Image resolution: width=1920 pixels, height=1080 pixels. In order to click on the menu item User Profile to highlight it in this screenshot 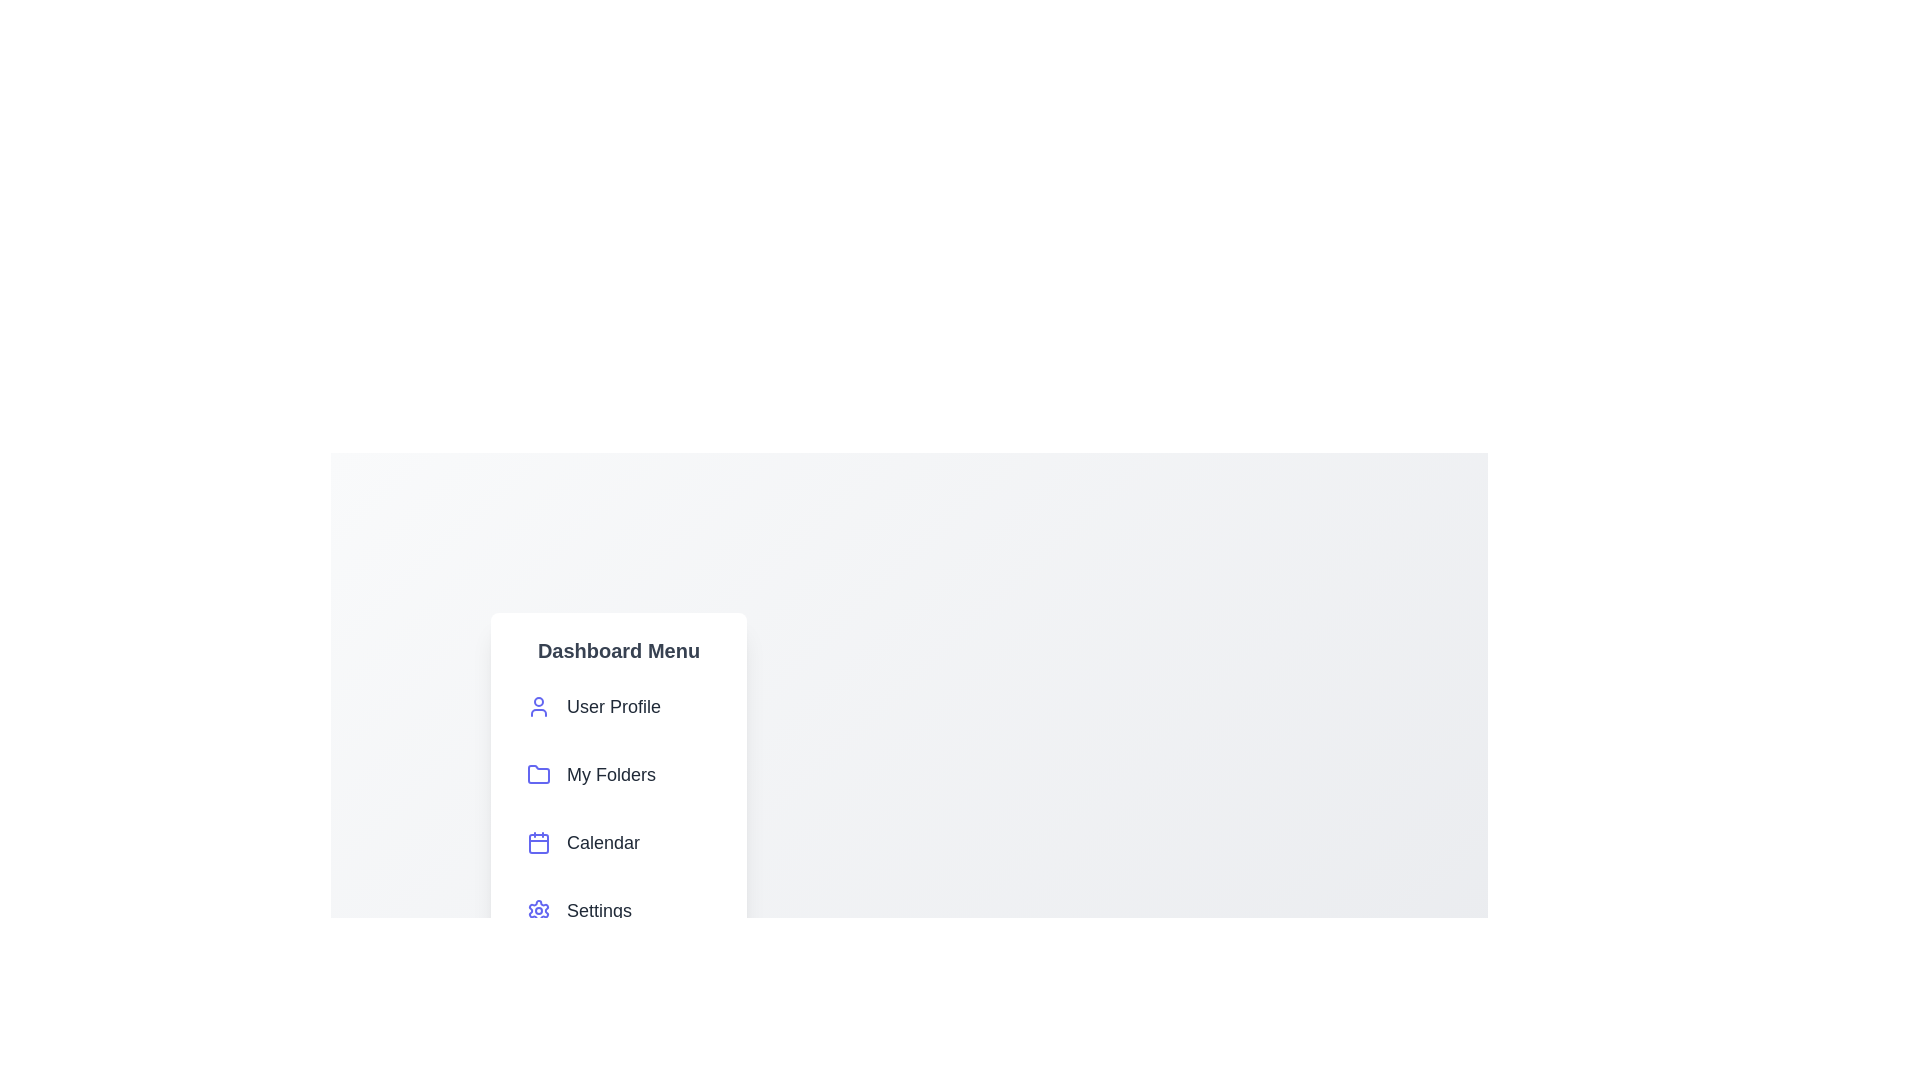, I will do `click(618, 705)`.